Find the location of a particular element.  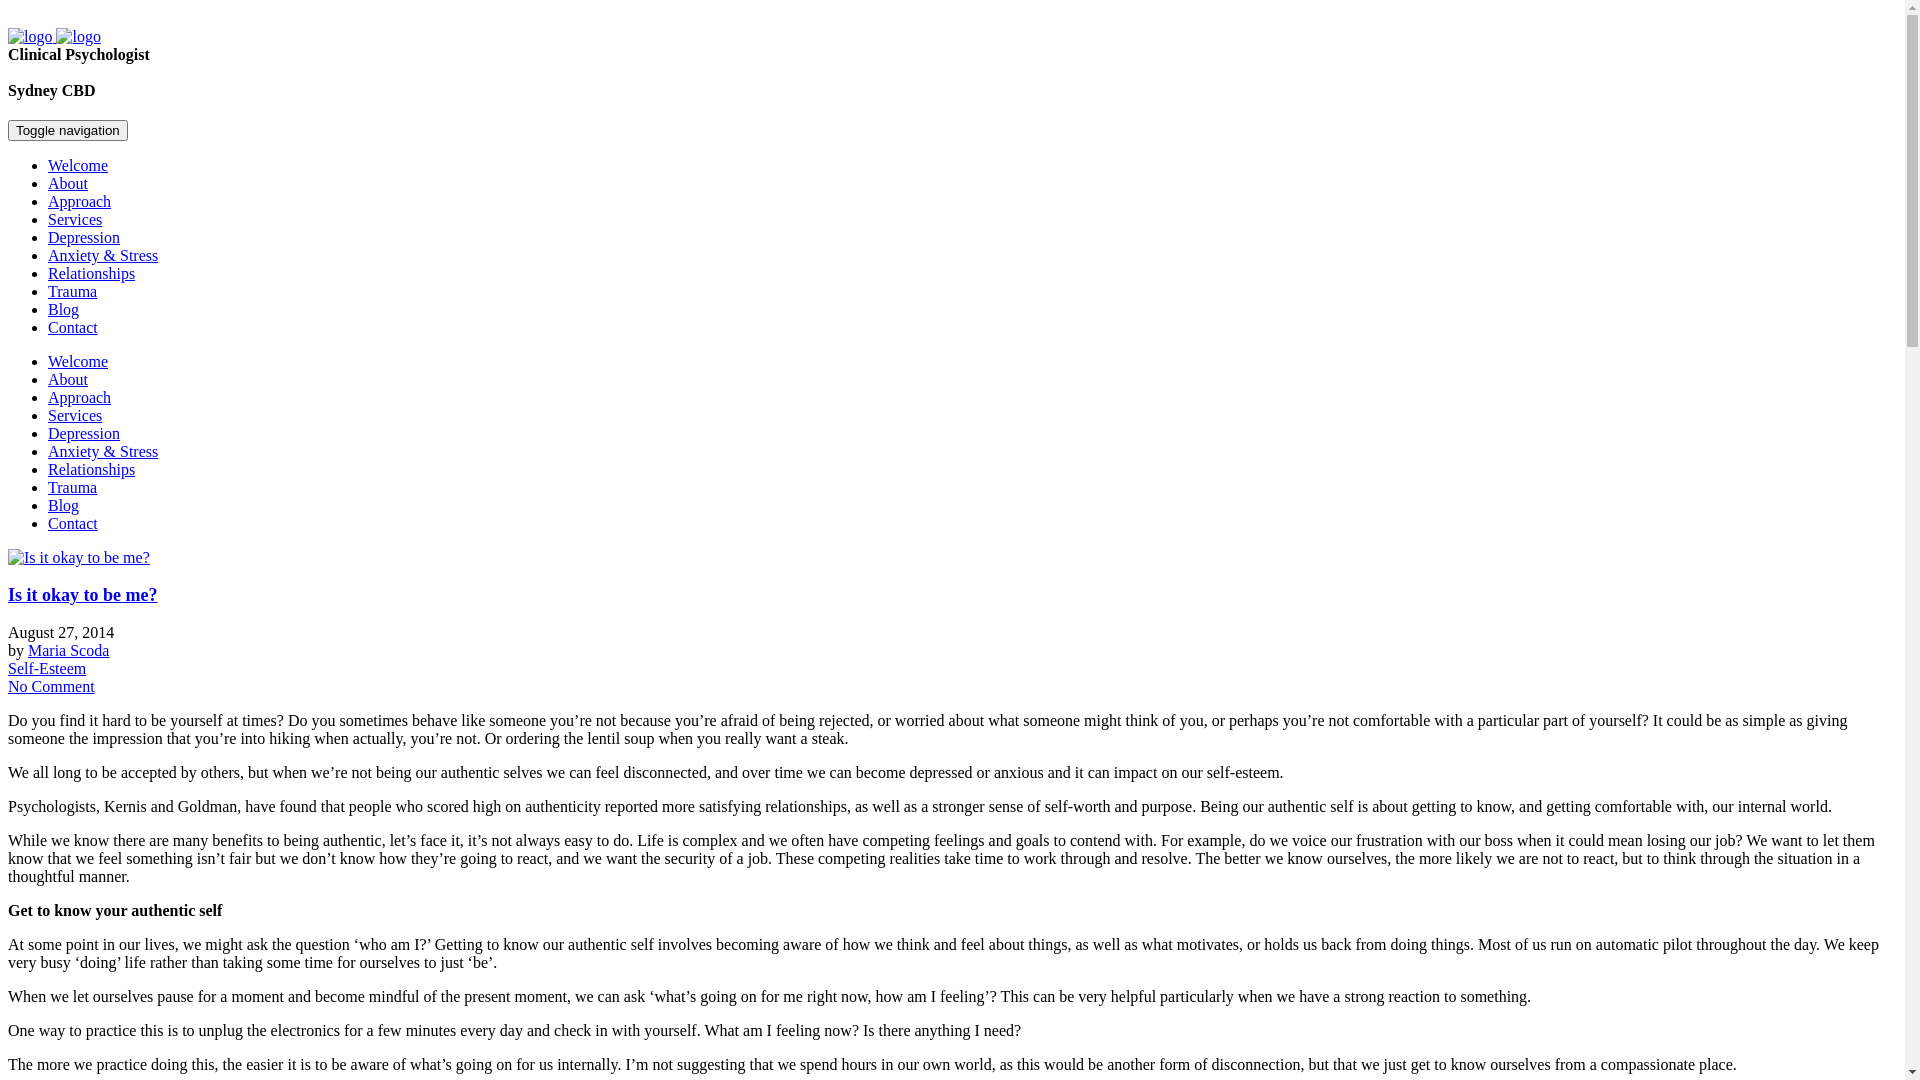

'Welcome' is located at coordinates (48, 164).